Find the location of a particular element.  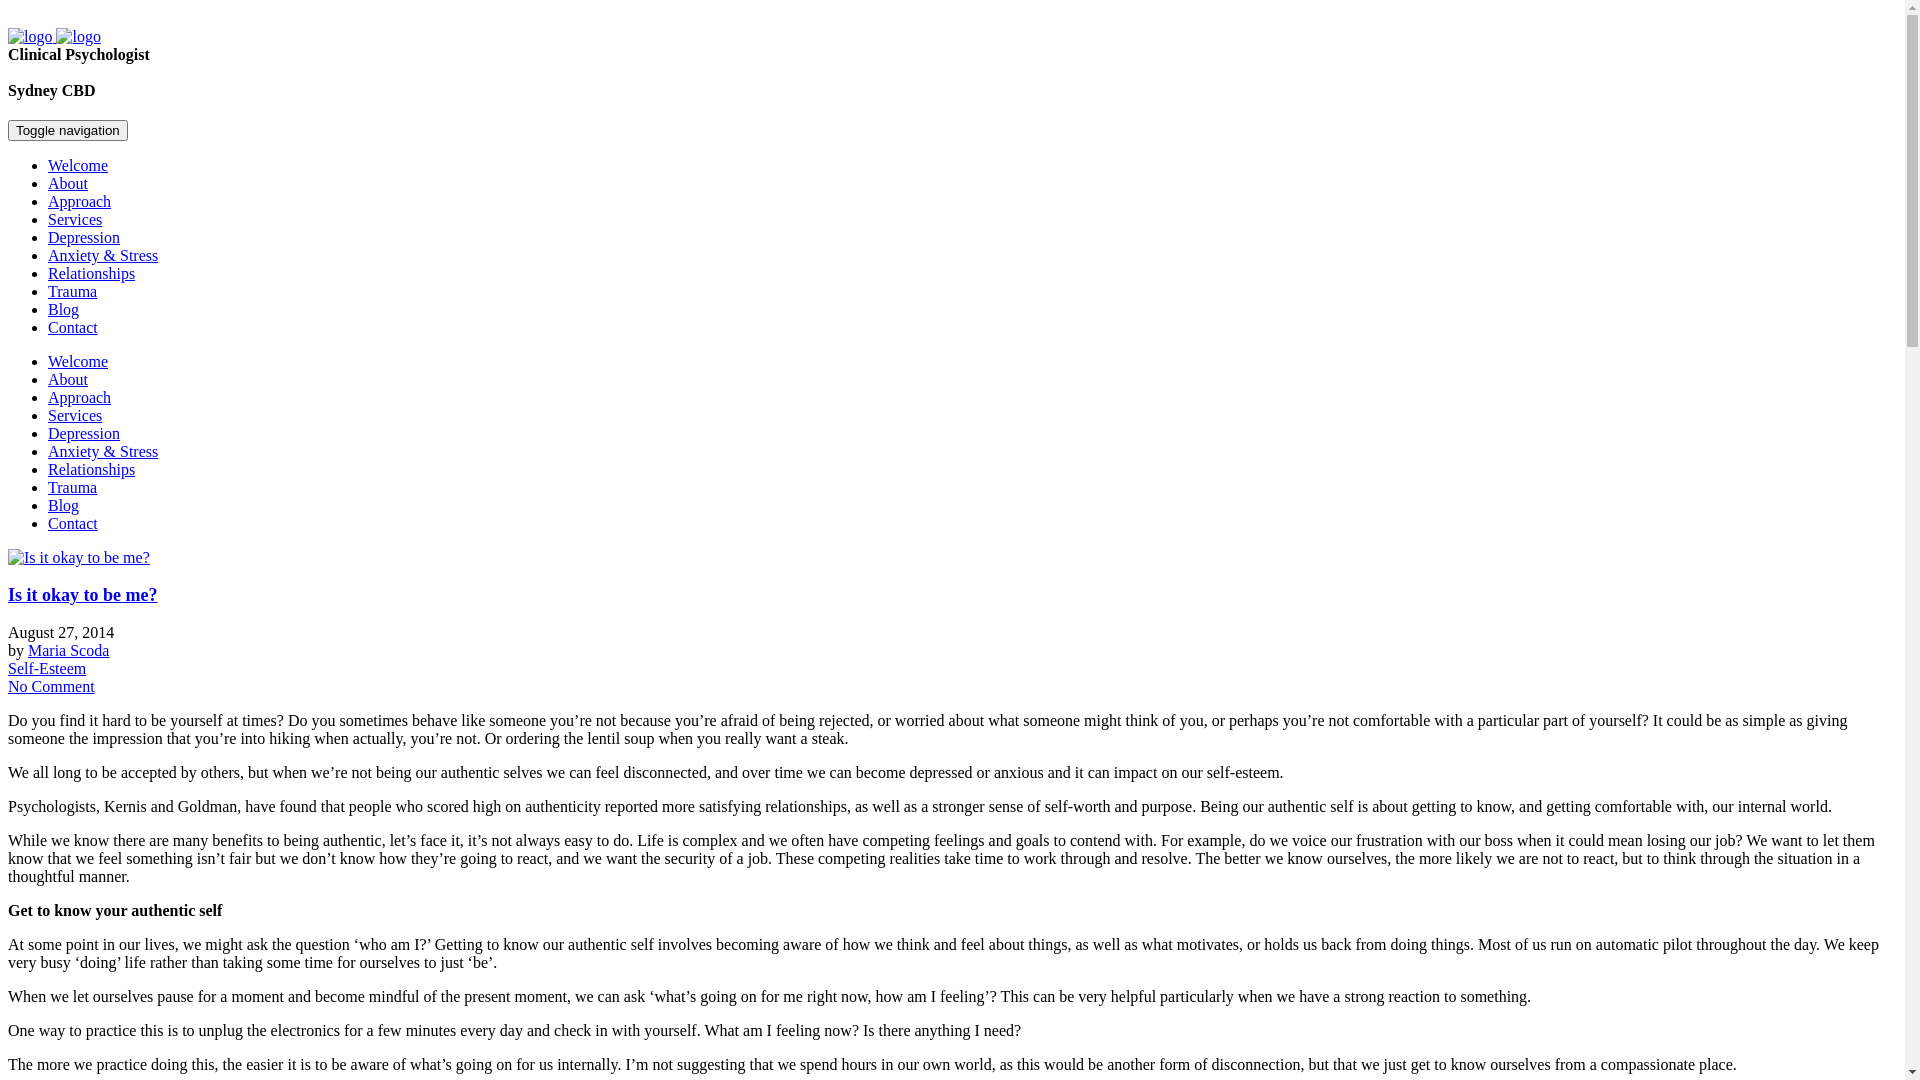

'Welcome' is located at coordinates (48, 164).